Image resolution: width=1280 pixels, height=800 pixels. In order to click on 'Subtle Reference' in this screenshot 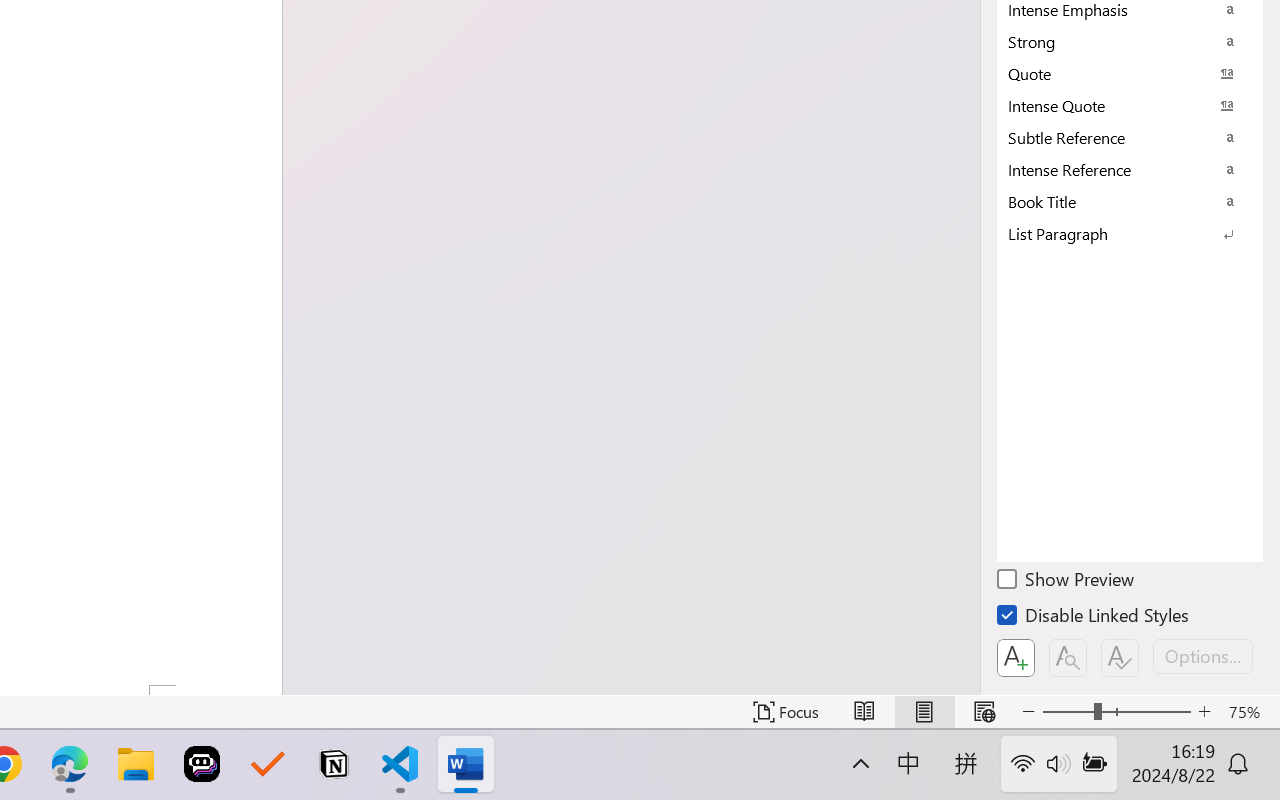, I will do `click(1130, 137)`.